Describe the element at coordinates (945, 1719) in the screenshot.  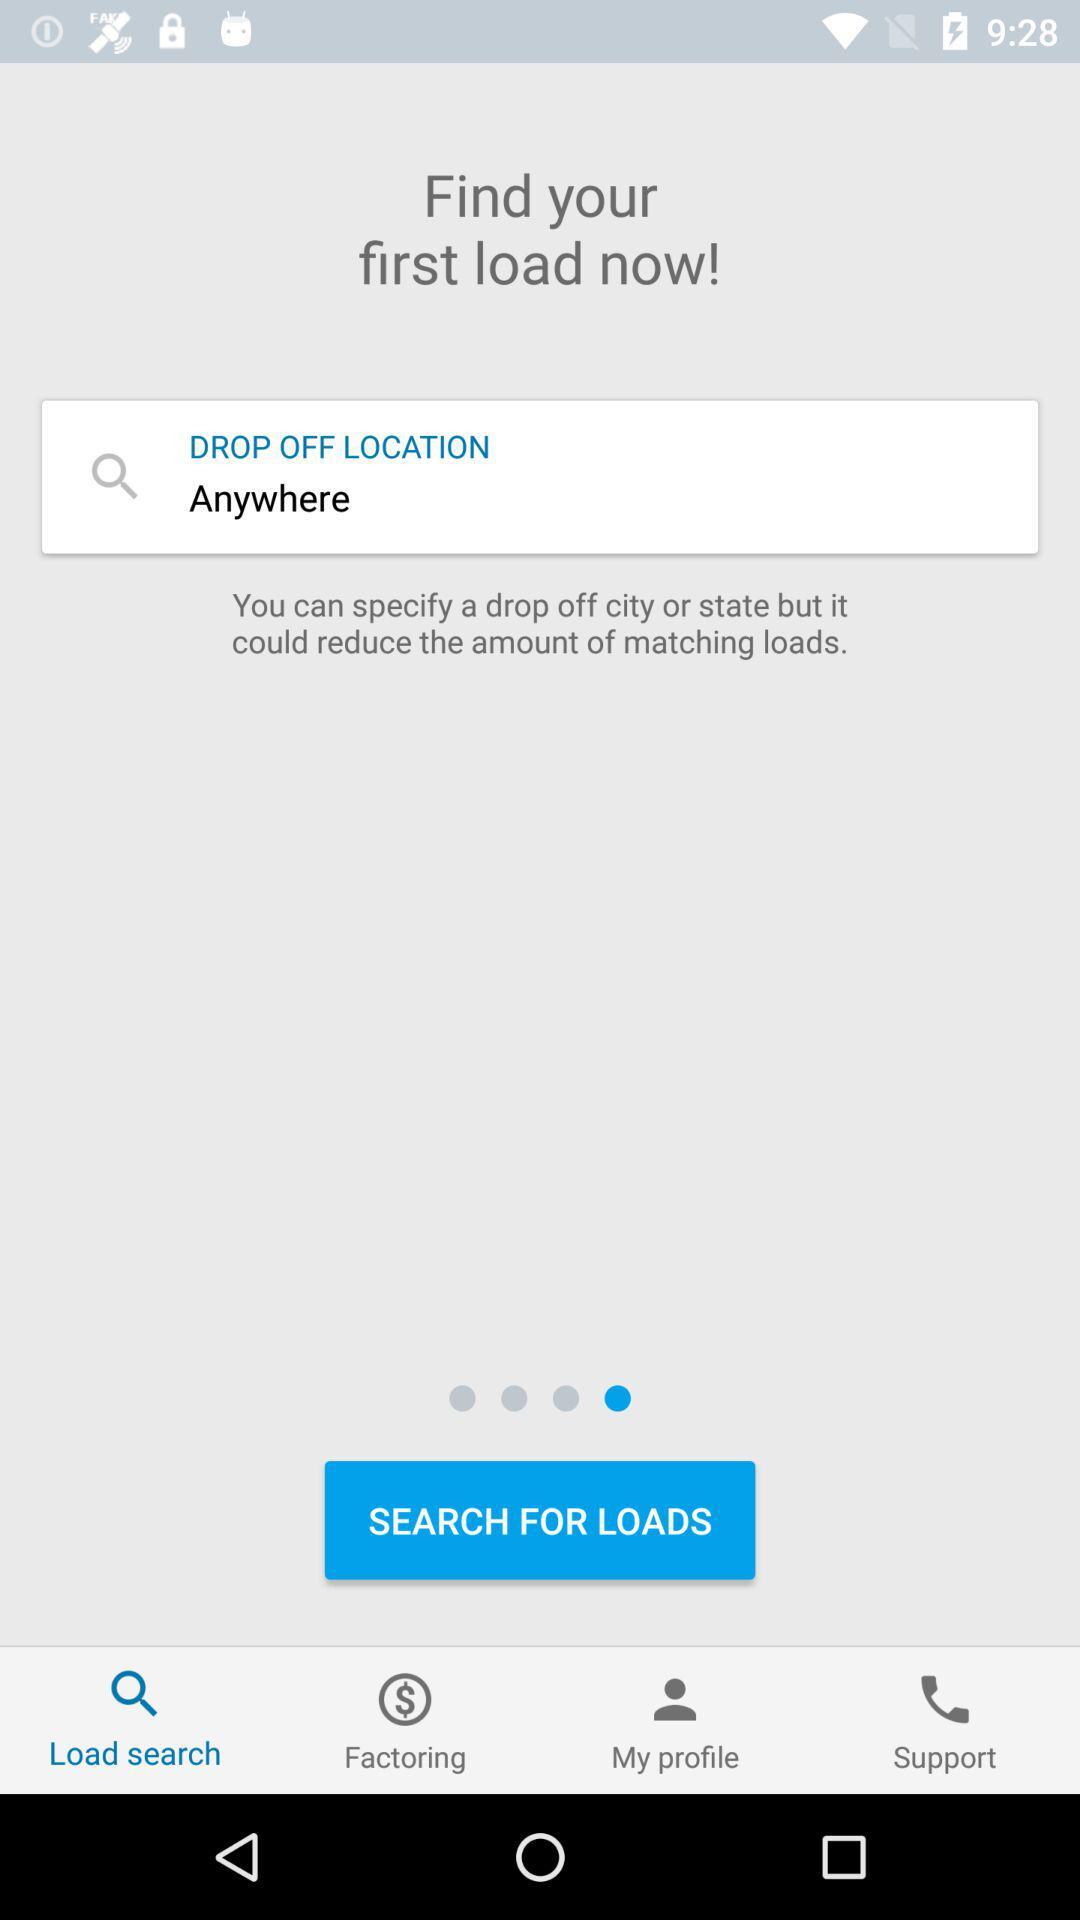
I see `the last button at bottom right corner of the page` at that location.